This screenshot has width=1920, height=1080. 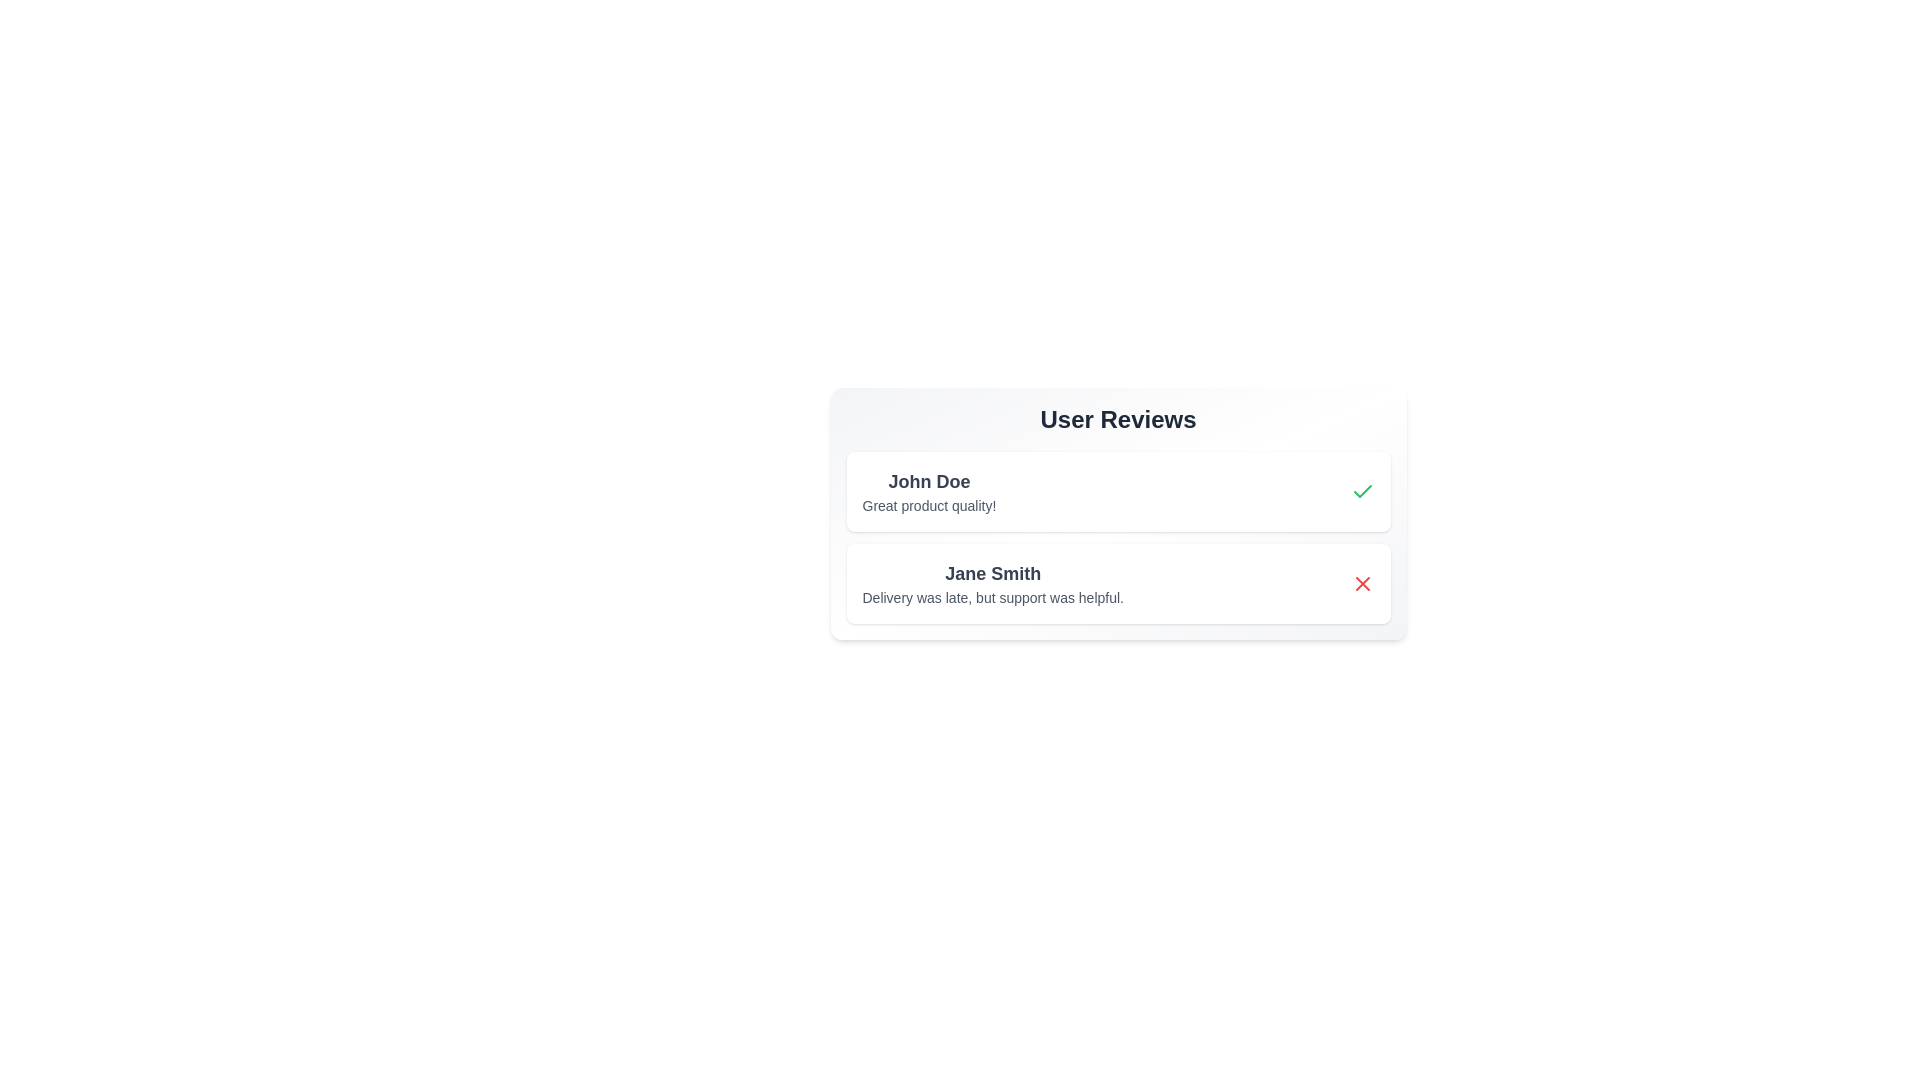 I want to click on bold, centered text that says 'User Reviews', which is positioned at the top of the card containing user review entries, so click(x=1117, y=419).